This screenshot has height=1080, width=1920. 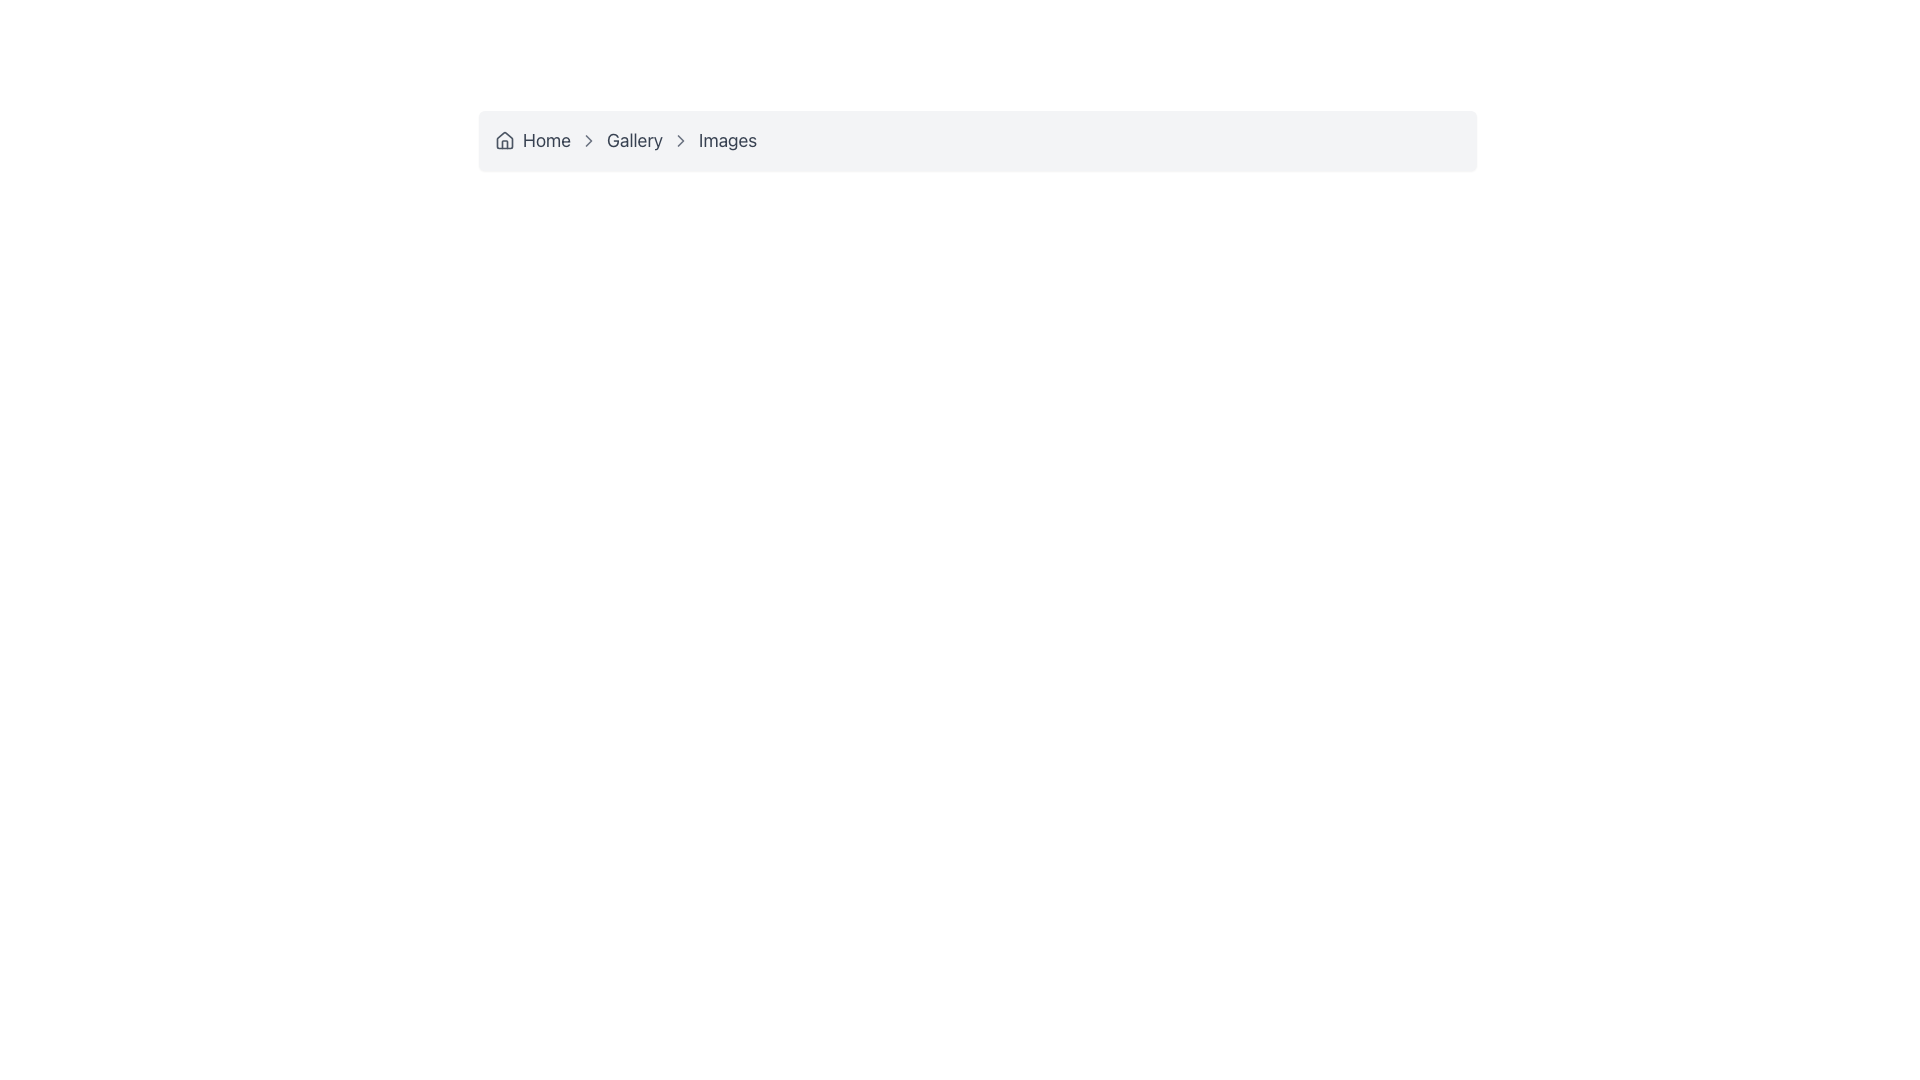 I want to click on the 'Gallery' breadcrumb navigation link element for accessibility navigation, so click(x=616, y=140).